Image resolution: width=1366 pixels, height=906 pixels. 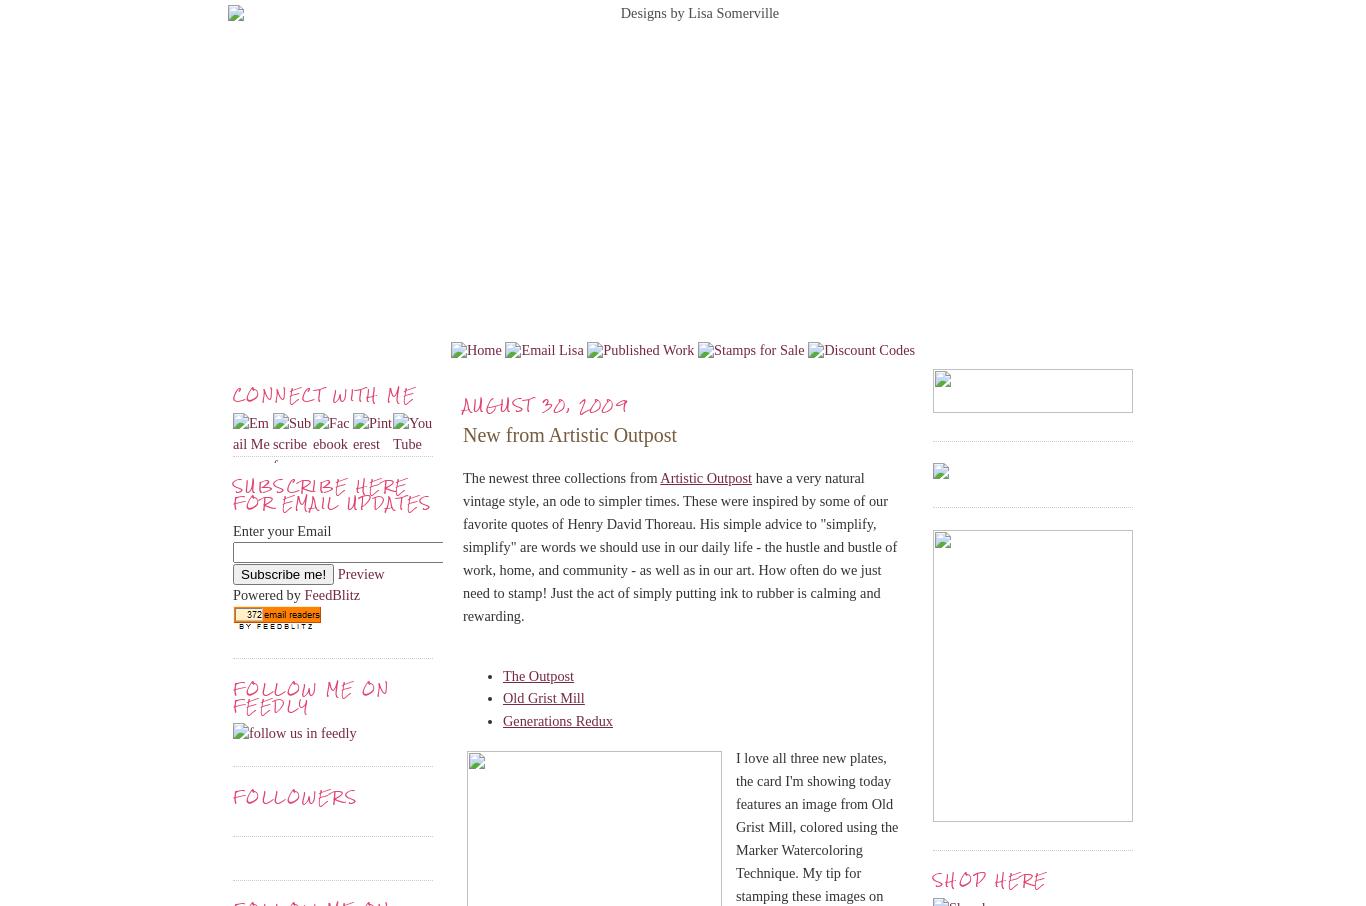 I want to click on 'Connect with Me', so click(x=233, y=394).